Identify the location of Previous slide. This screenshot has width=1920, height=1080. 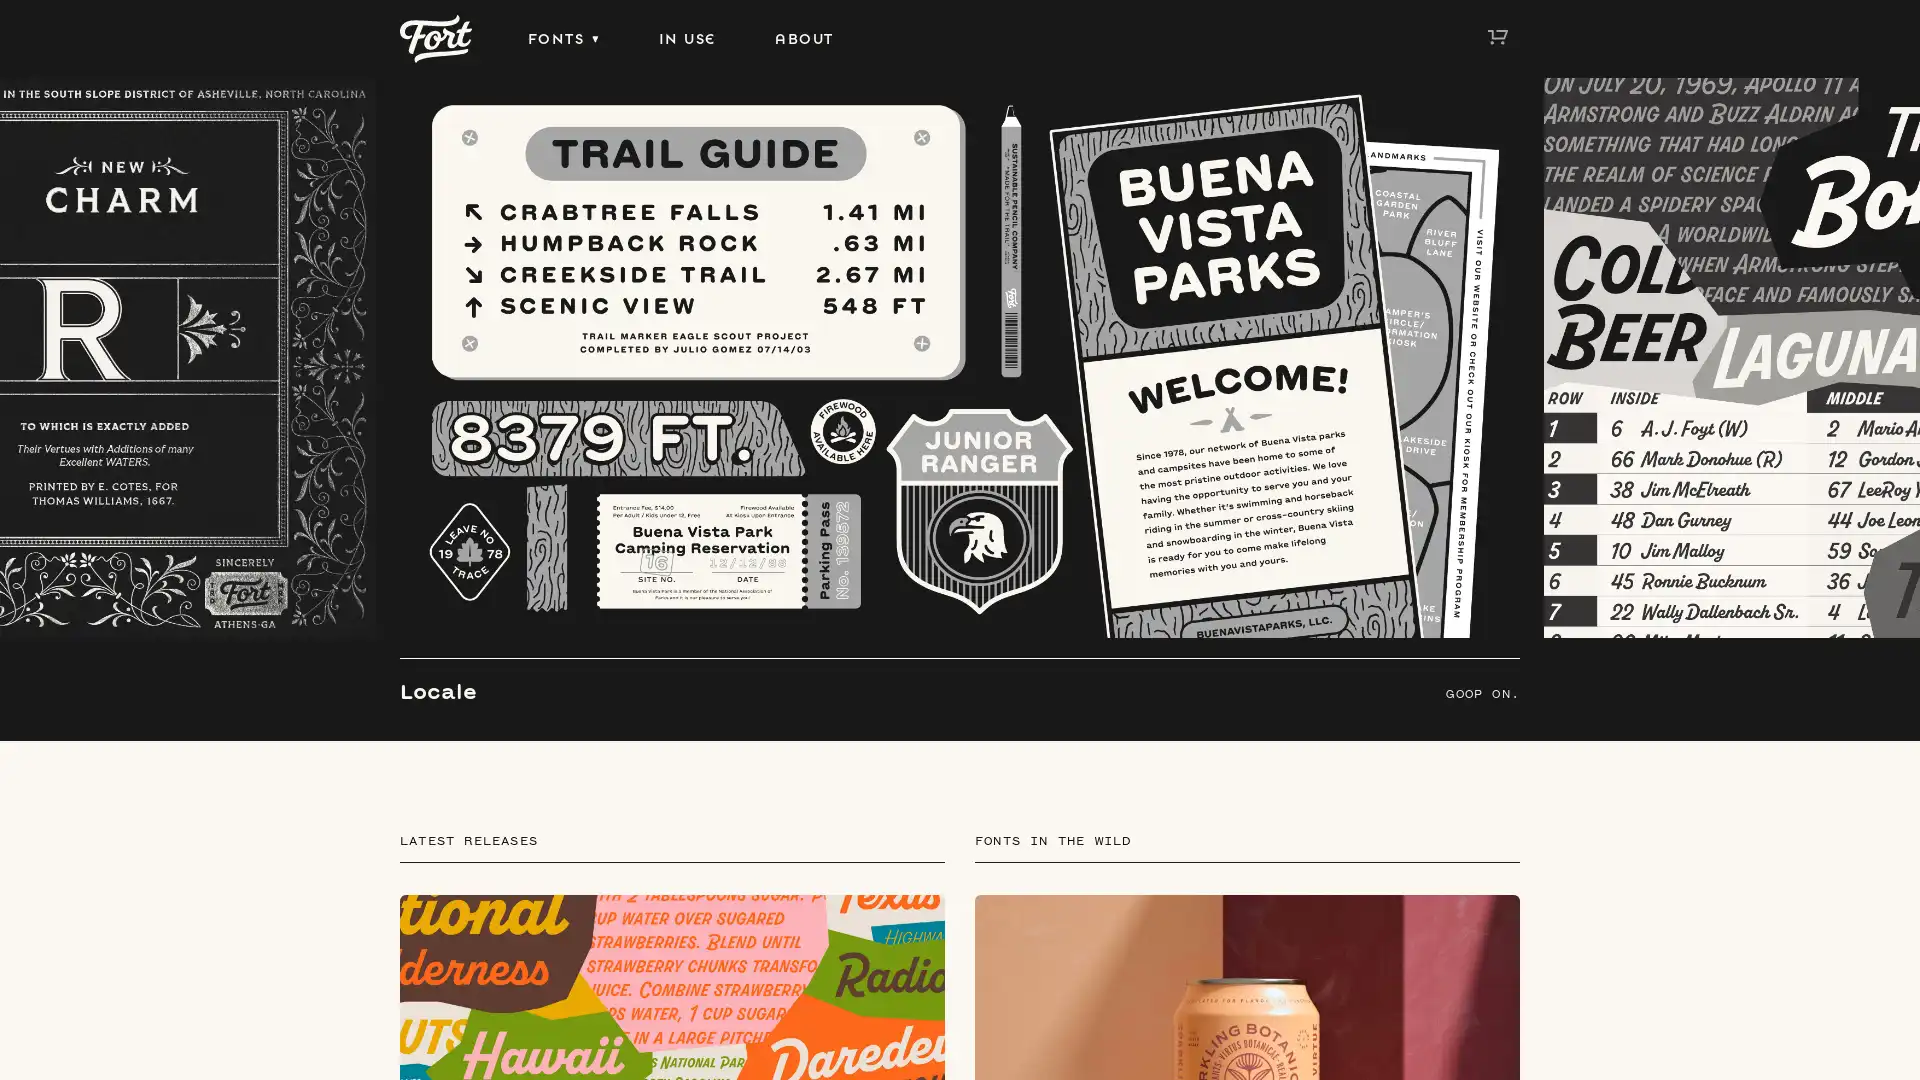
(33, 542).